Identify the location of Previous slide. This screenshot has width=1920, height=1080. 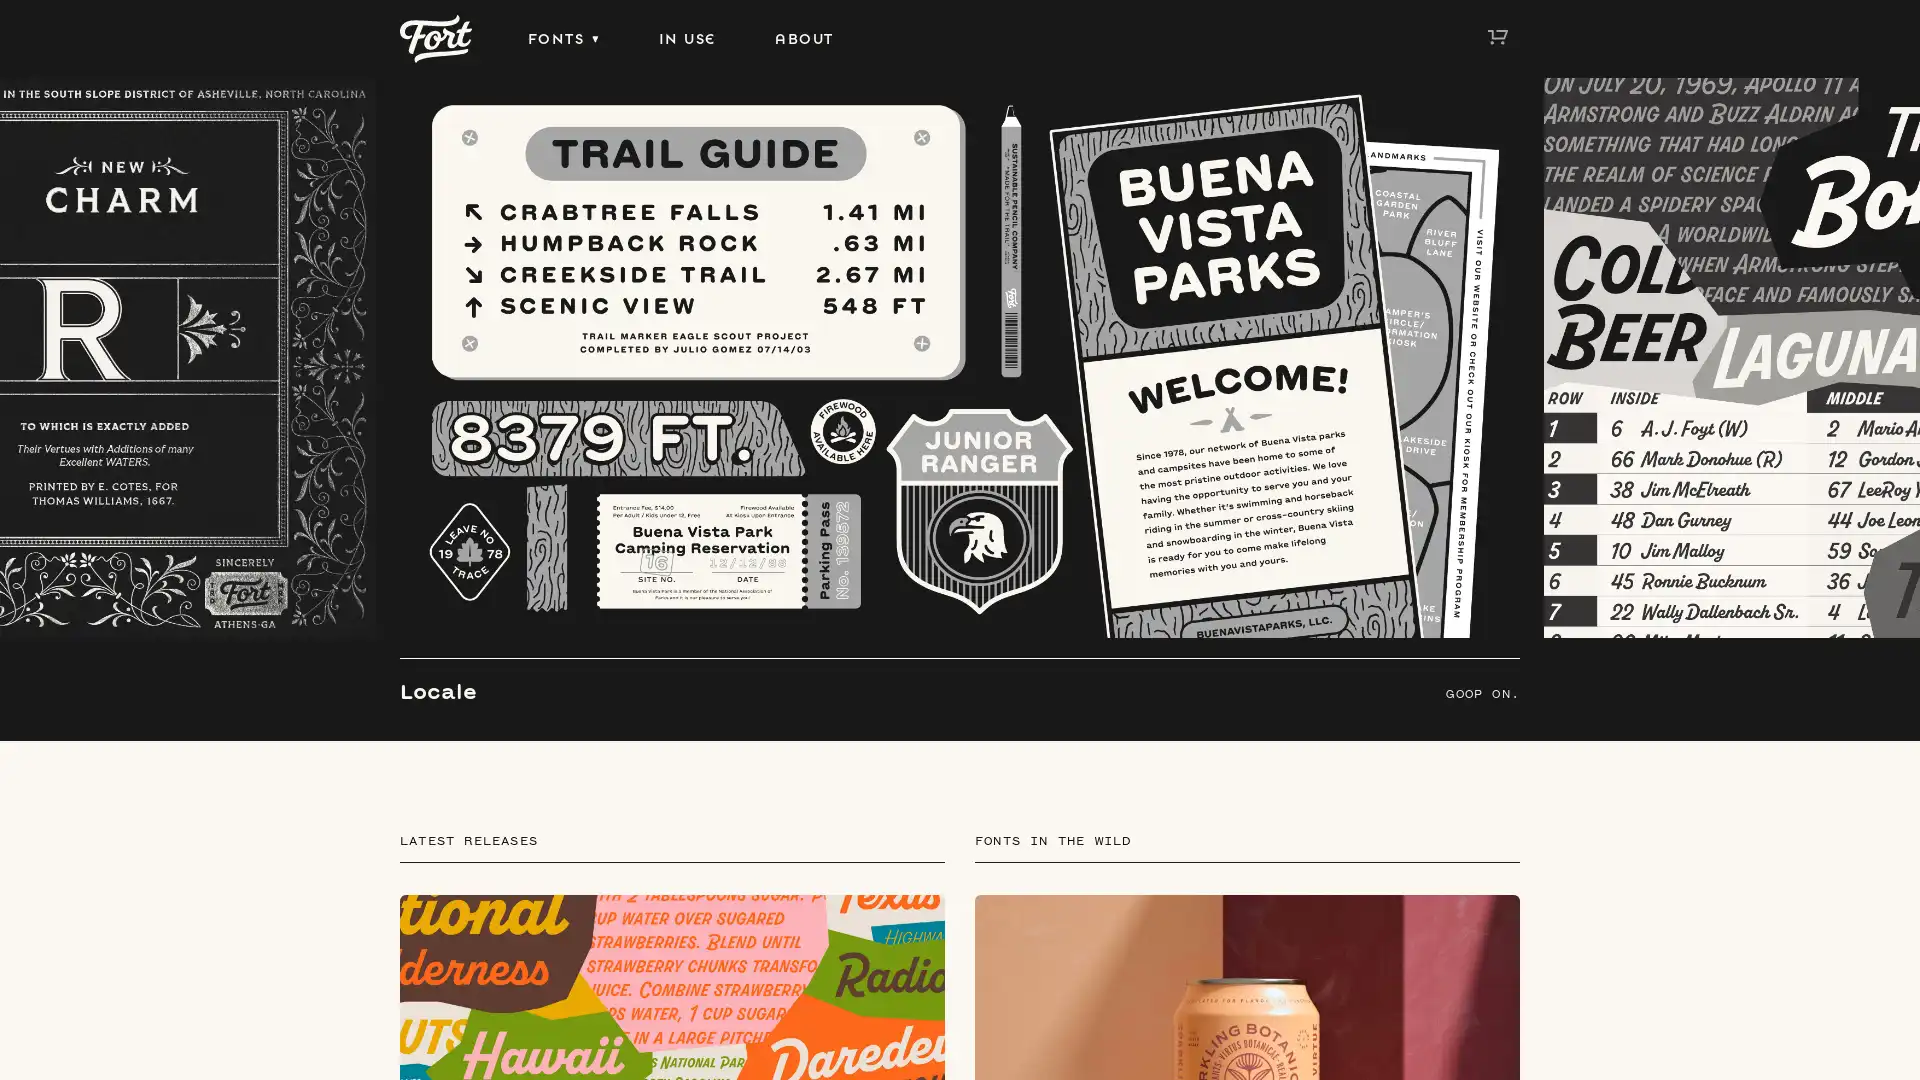
(33, 542).